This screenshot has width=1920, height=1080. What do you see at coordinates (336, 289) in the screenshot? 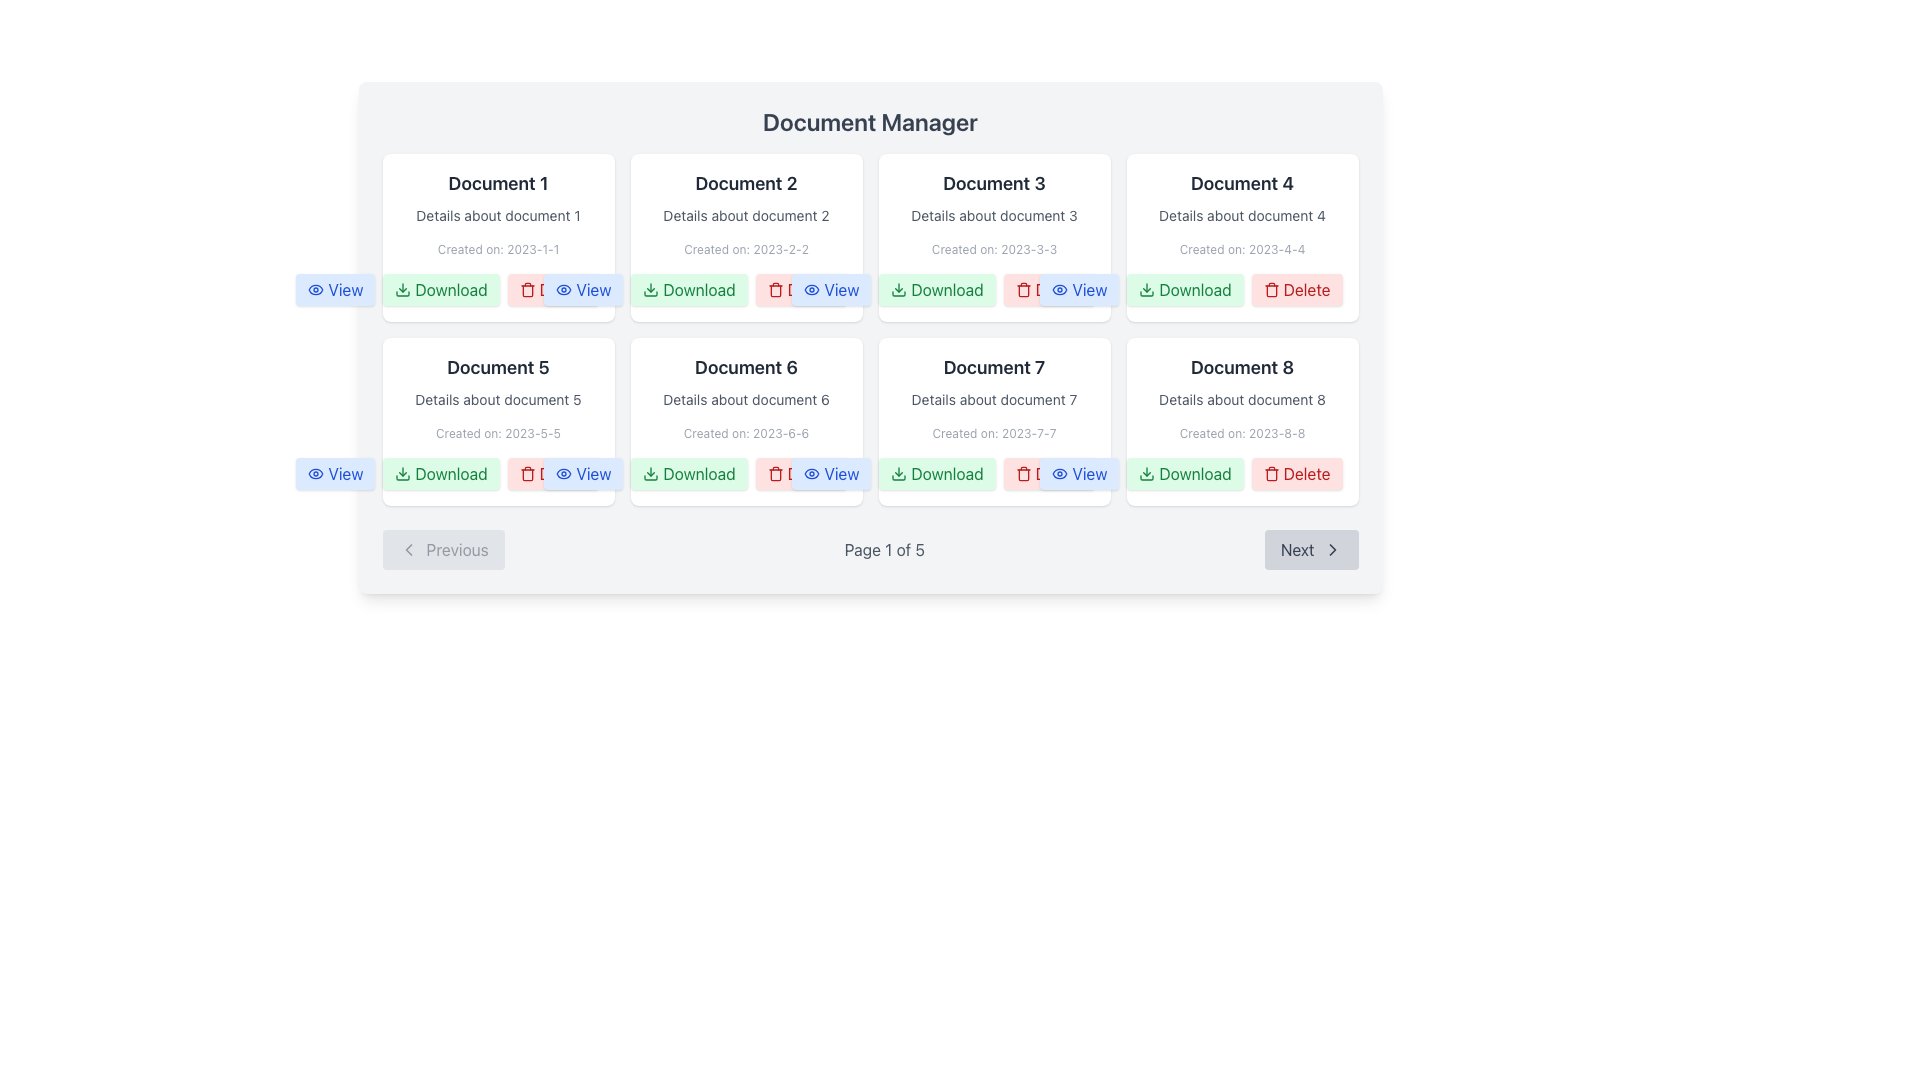
I see `the button located at the top-left corner of the document grid` at bounding box center [336, 289].